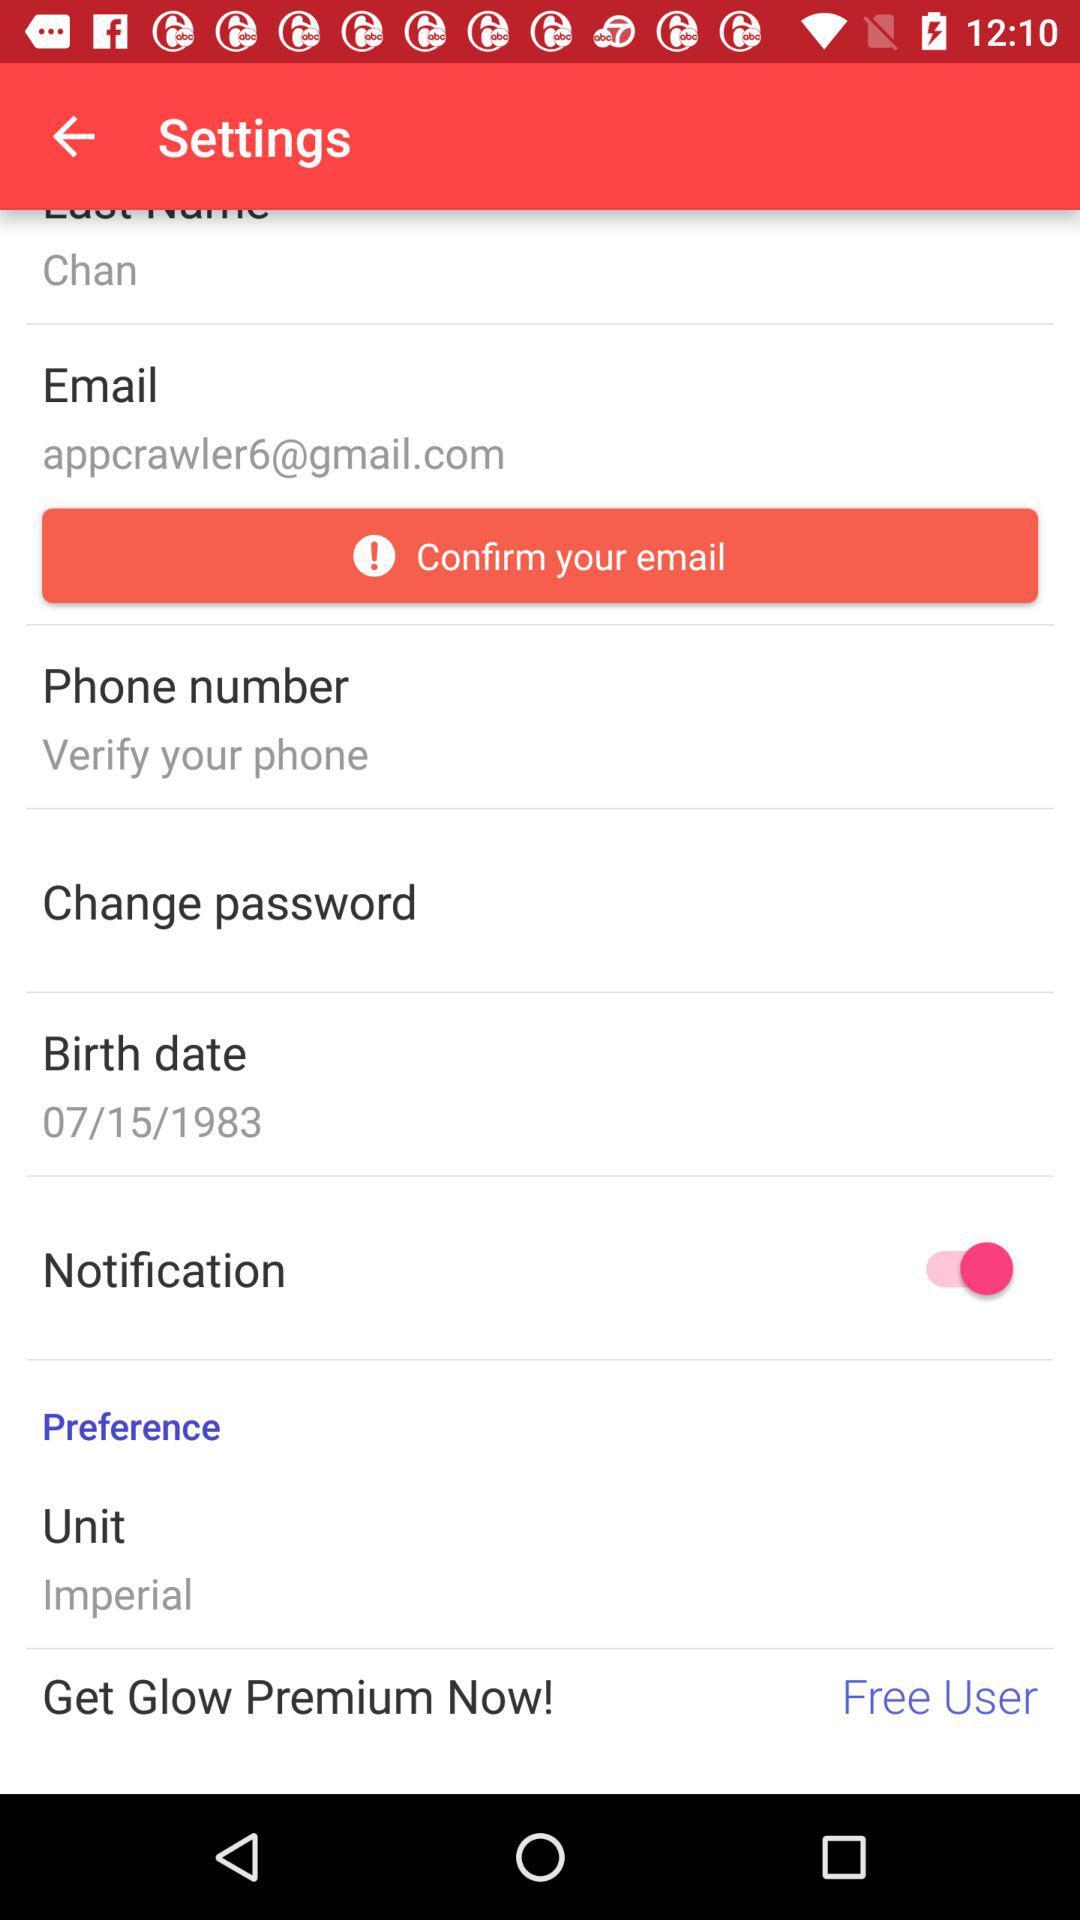 The image size is (1080, 1920). I want to click on the free user icon, so click(939, 1694).